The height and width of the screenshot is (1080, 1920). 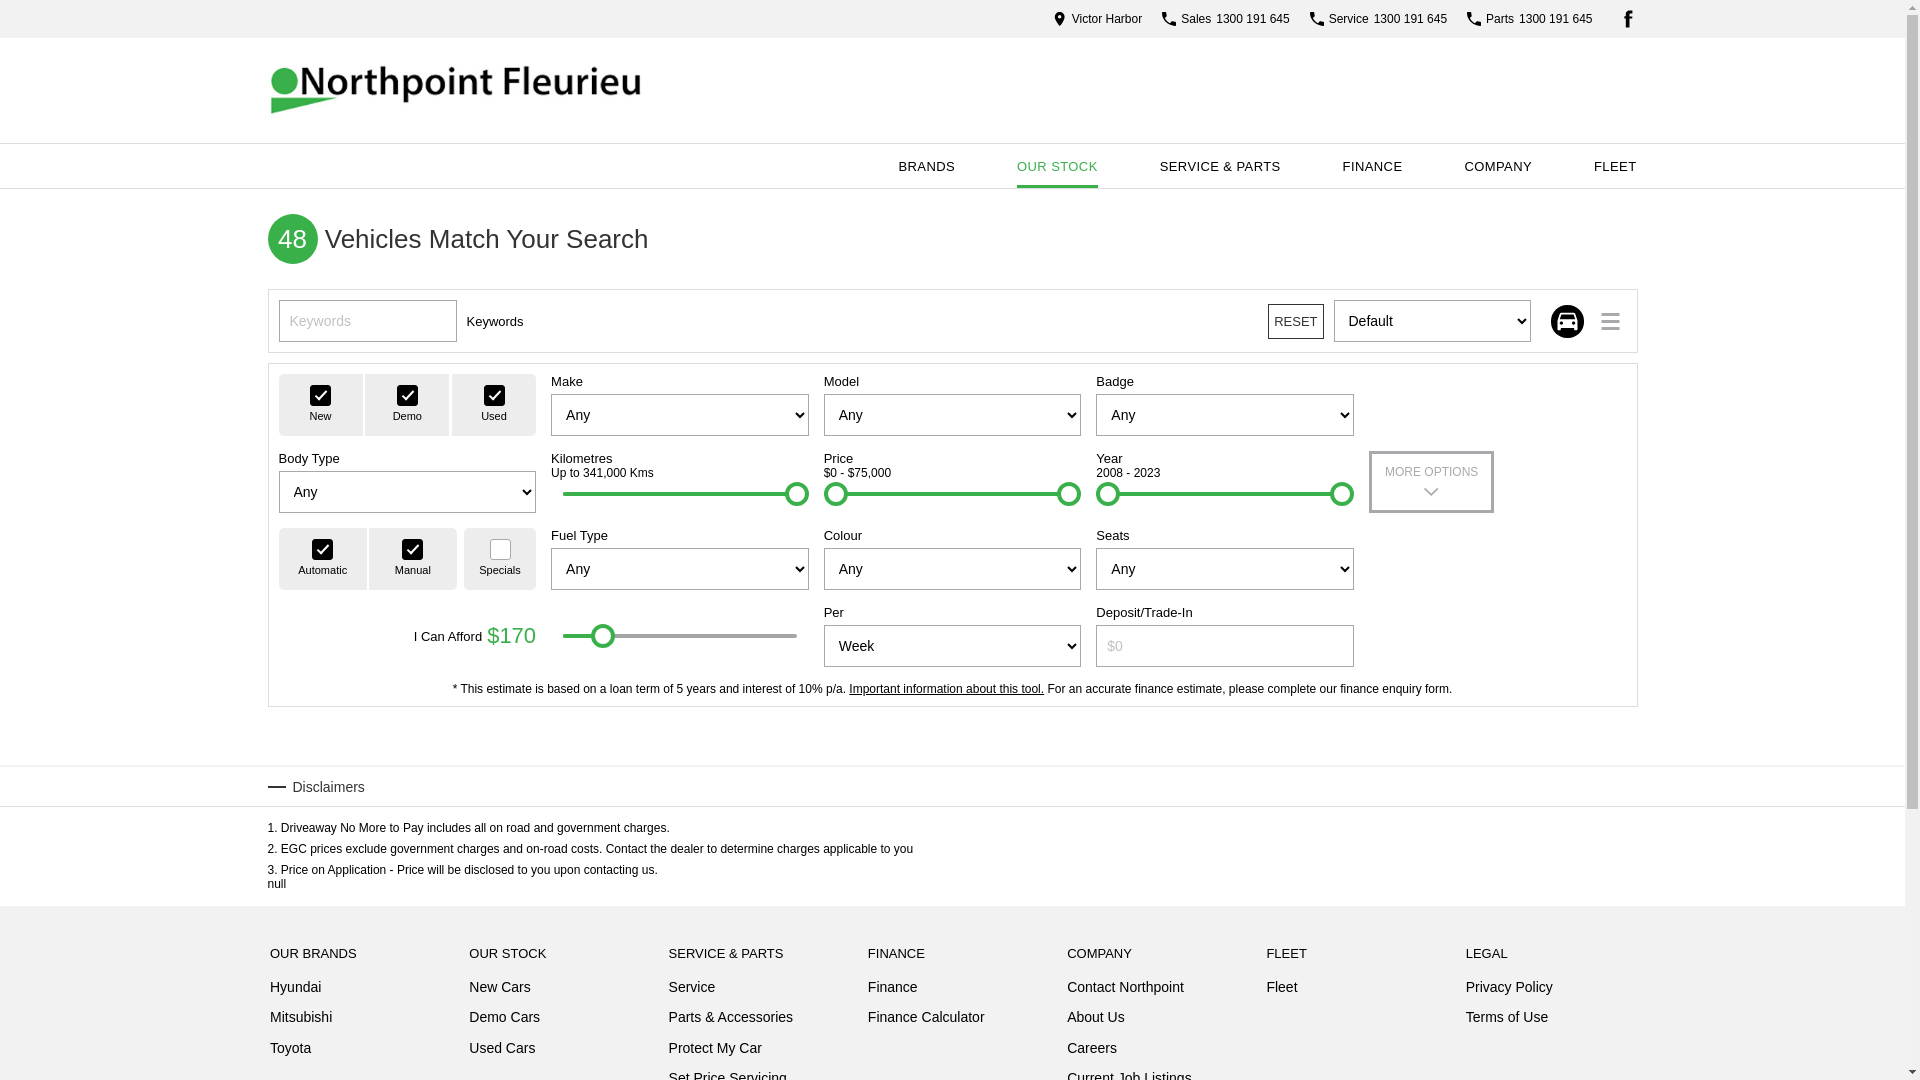 What do you see at coordinates (945, 688) in the screenshot?
I see `'Important information about this tool.'` at bounding box center [945, 688].